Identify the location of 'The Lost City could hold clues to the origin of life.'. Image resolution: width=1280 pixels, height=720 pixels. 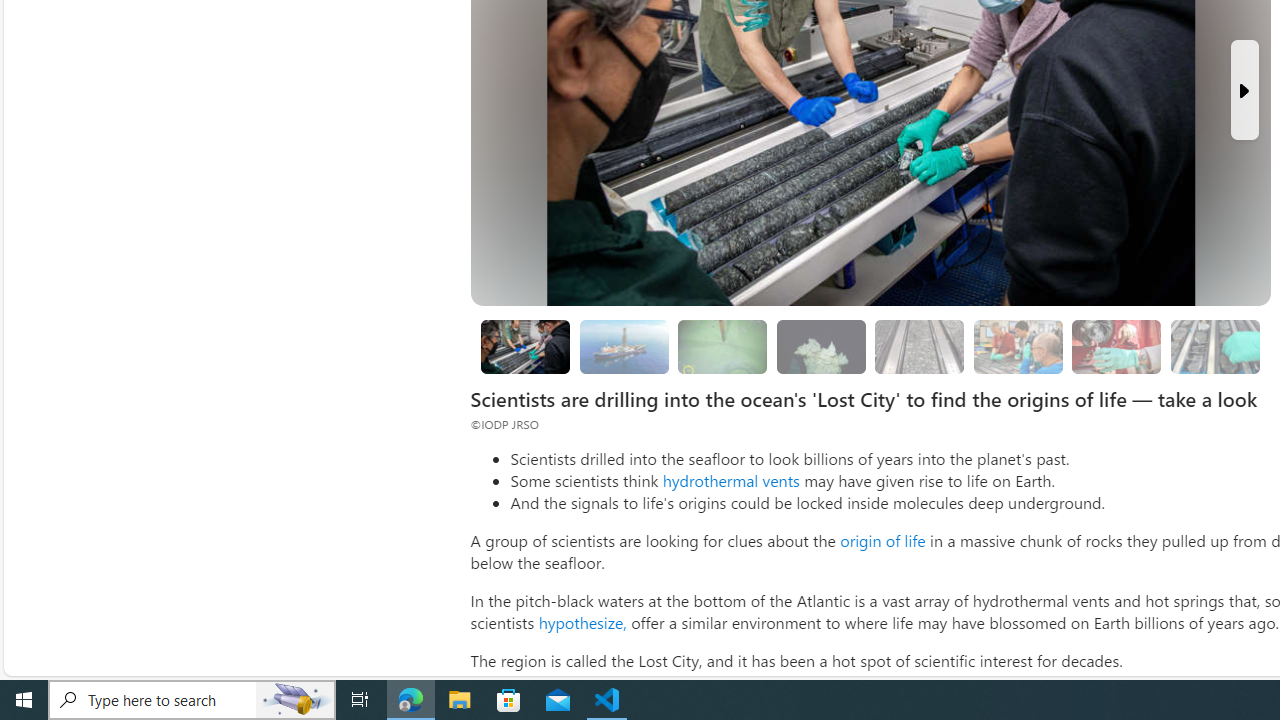
(821, 345).